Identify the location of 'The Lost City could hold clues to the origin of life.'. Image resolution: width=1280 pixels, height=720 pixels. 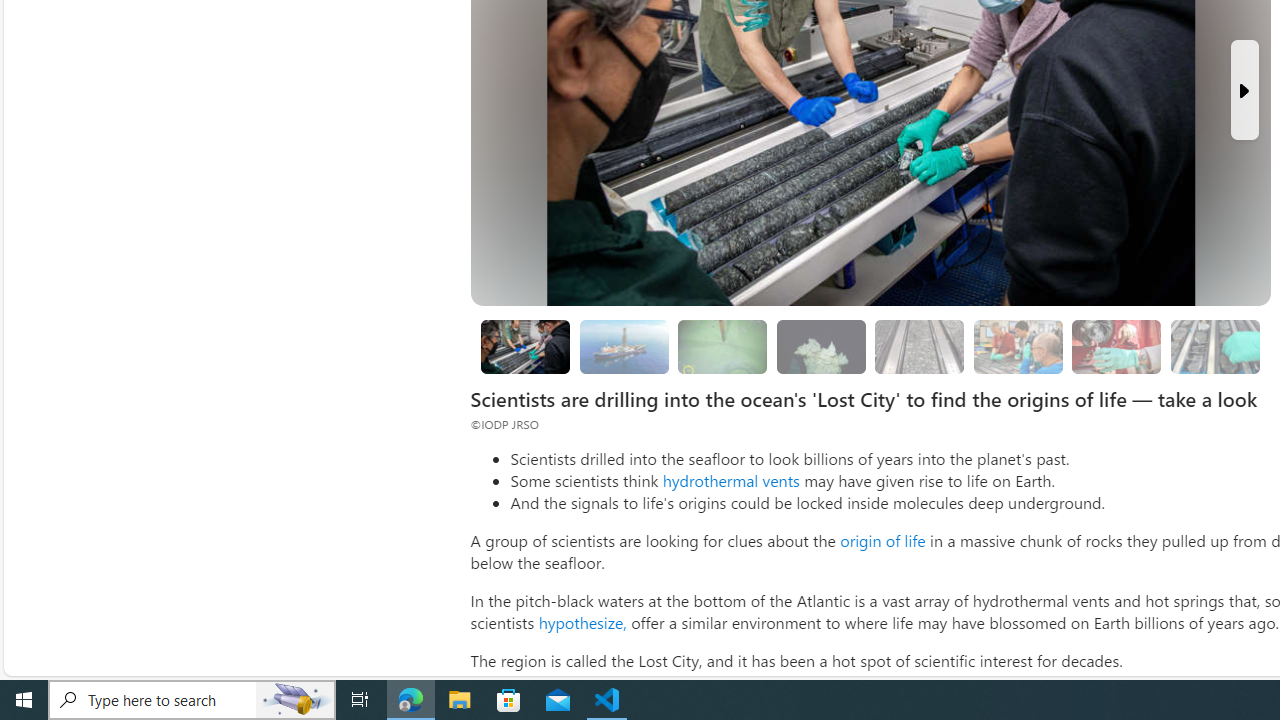
(821, 345).